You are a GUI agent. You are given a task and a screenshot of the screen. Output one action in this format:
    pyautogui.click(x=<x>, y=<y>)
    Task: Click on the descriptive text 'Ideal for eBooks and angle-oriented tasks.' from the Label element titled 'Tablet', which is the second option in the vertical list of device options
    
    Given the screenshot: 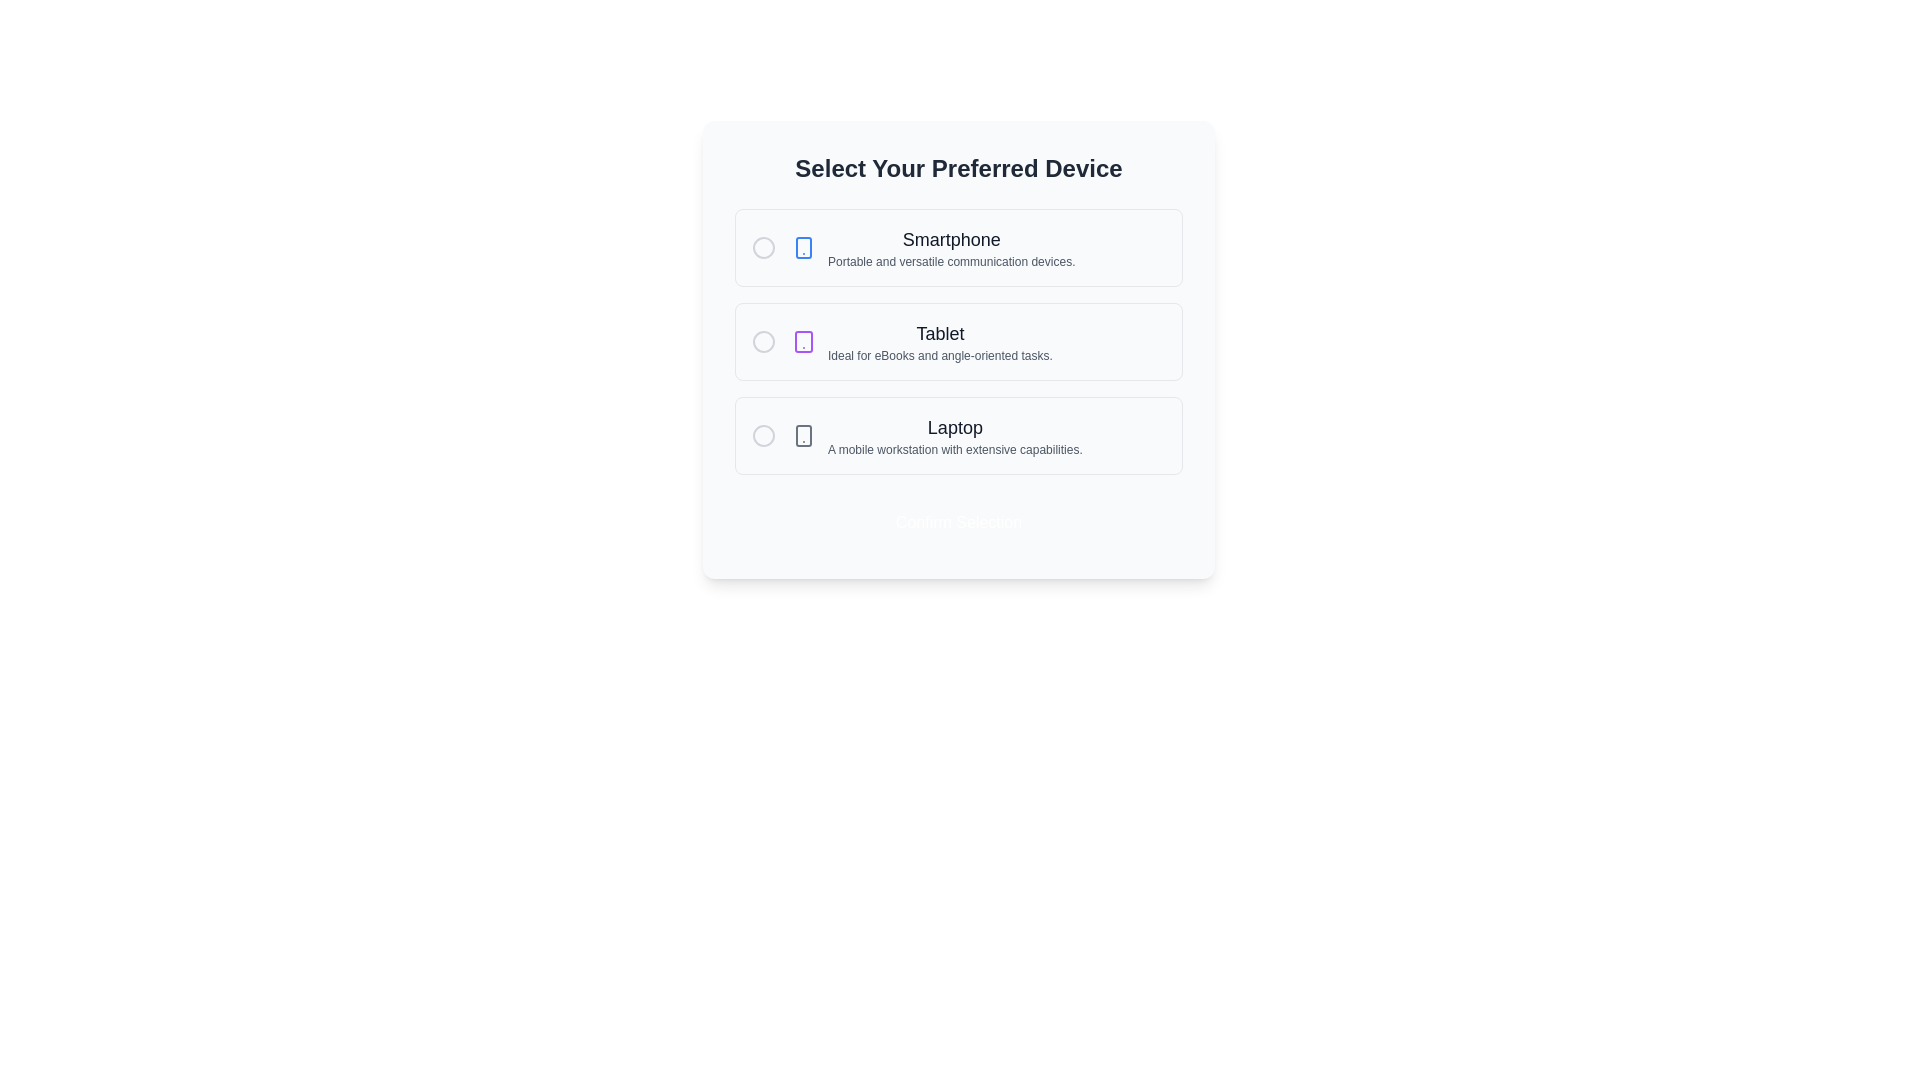 What is the action you would take?
    pyautogui.click(x=939, y=341)
    